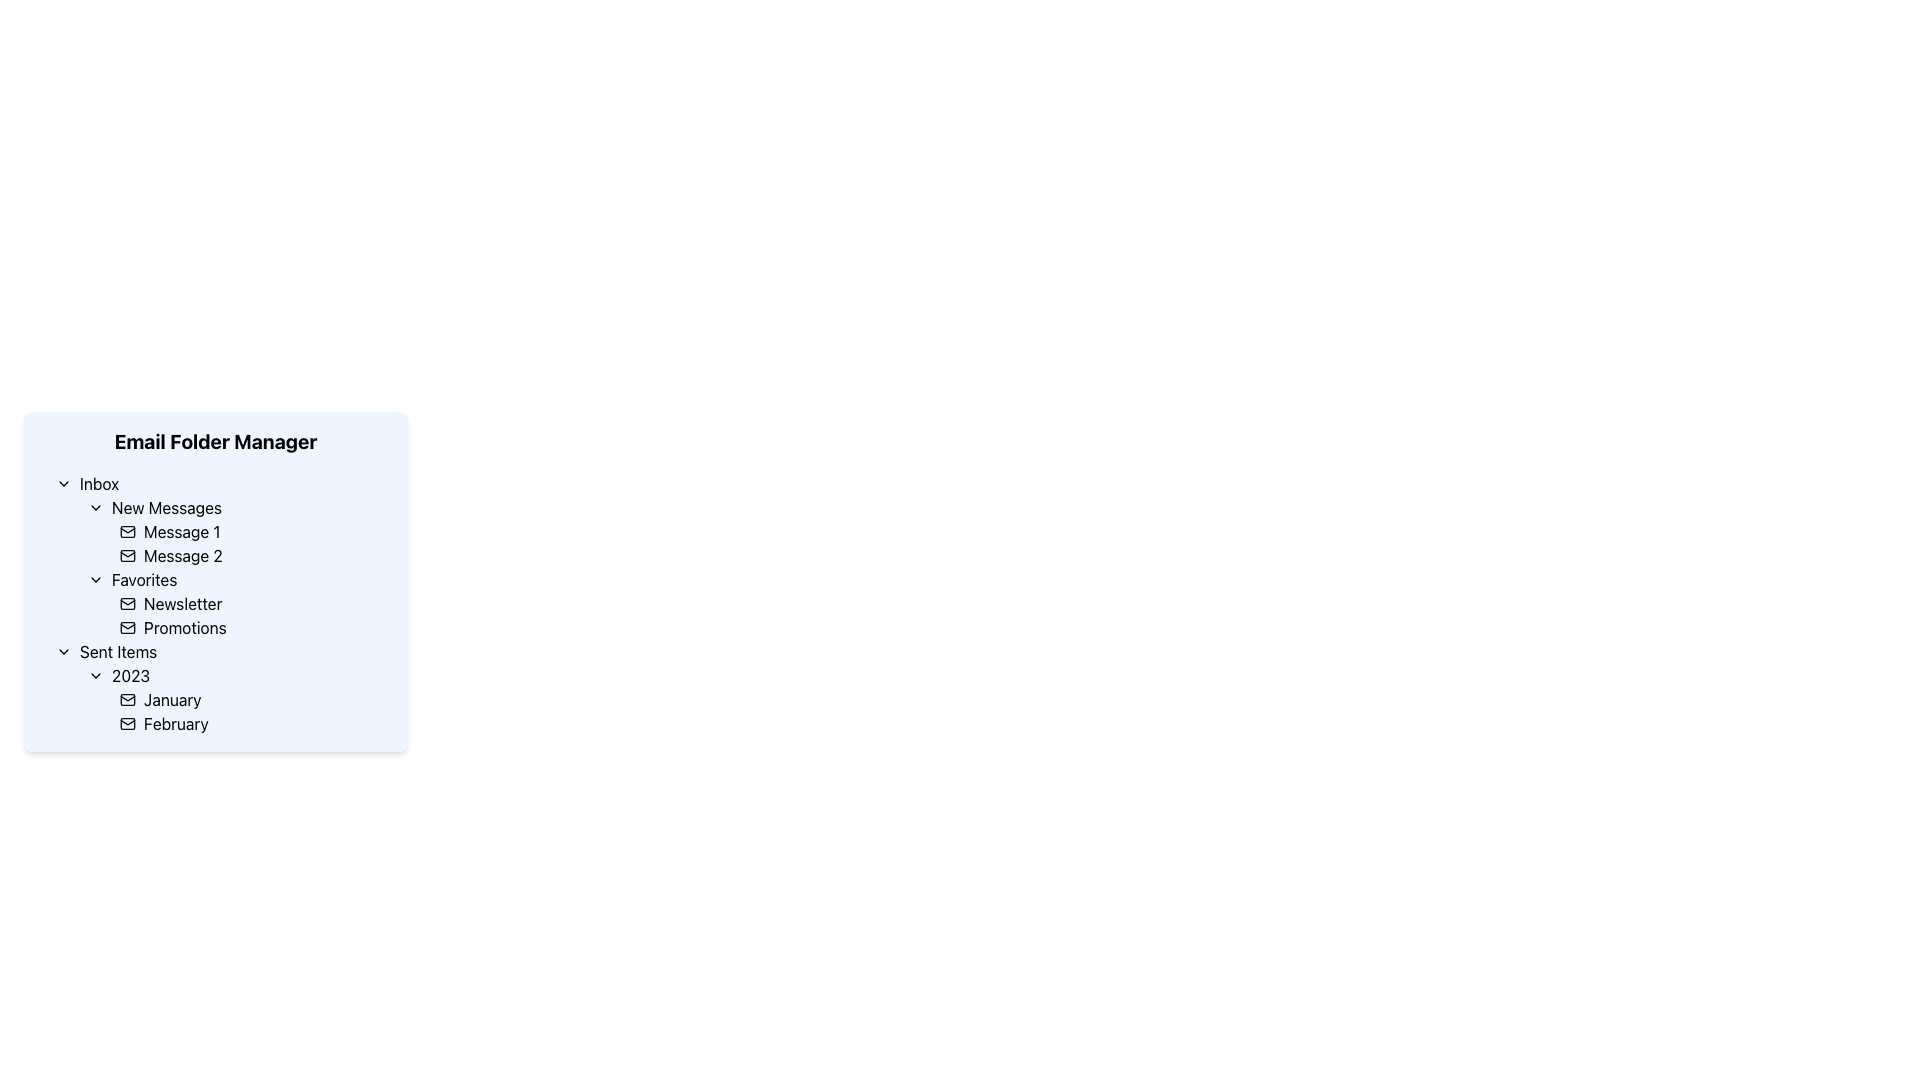  Describe the element at coordinates (127, 627) in the screenshot. I see `the mail icon located in the left-side menu interface, which is depicted as a rectangular envelope outline with a triangle flap, positioned to the left of the 'Promotions' label in the 'Favorites' subsection of the email folder manager` at that location.